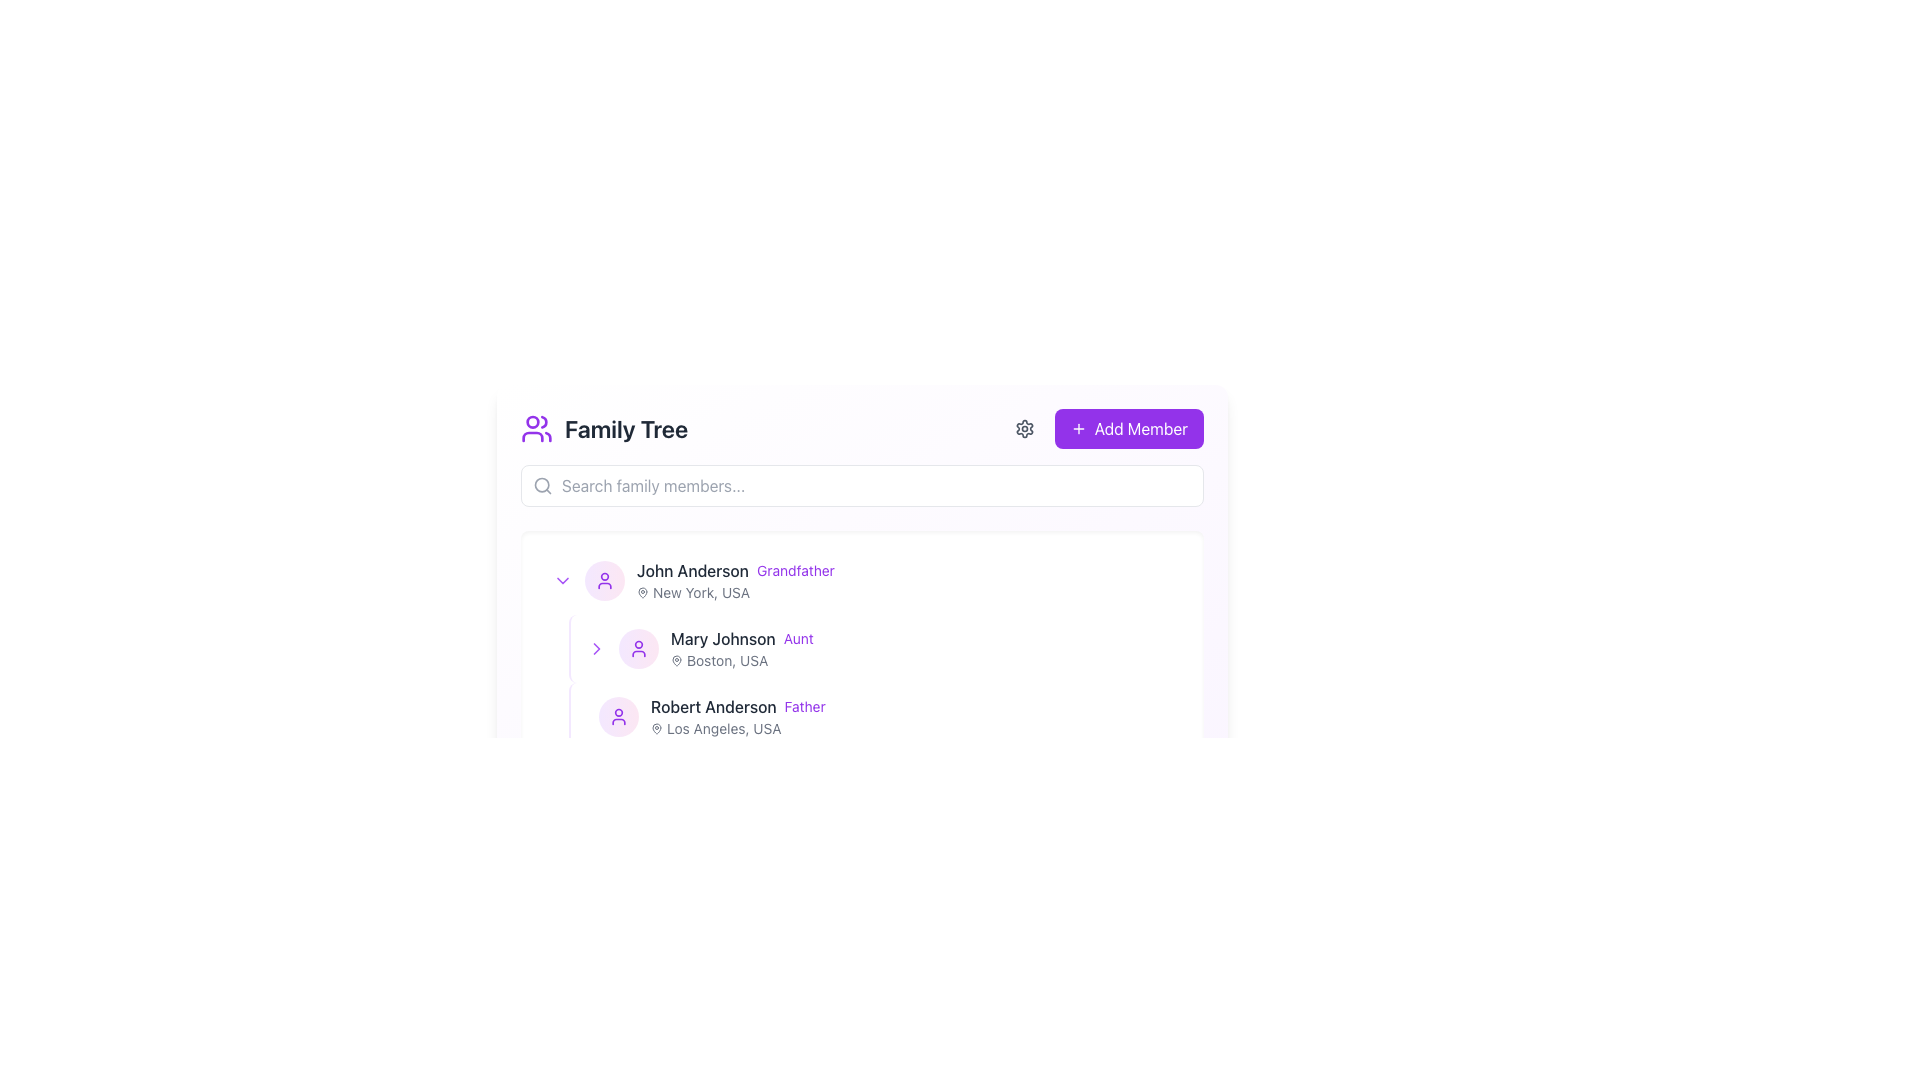 Image resolution: width=1920 pixels, height=1080 pixels. What do you see at coordinates (625, 427) in the screenshot?
I see `the prominently styled 'Family Tree' text element located at the top part of the interface, adjacent to a group of people icon` at bounding box center [625, 427].